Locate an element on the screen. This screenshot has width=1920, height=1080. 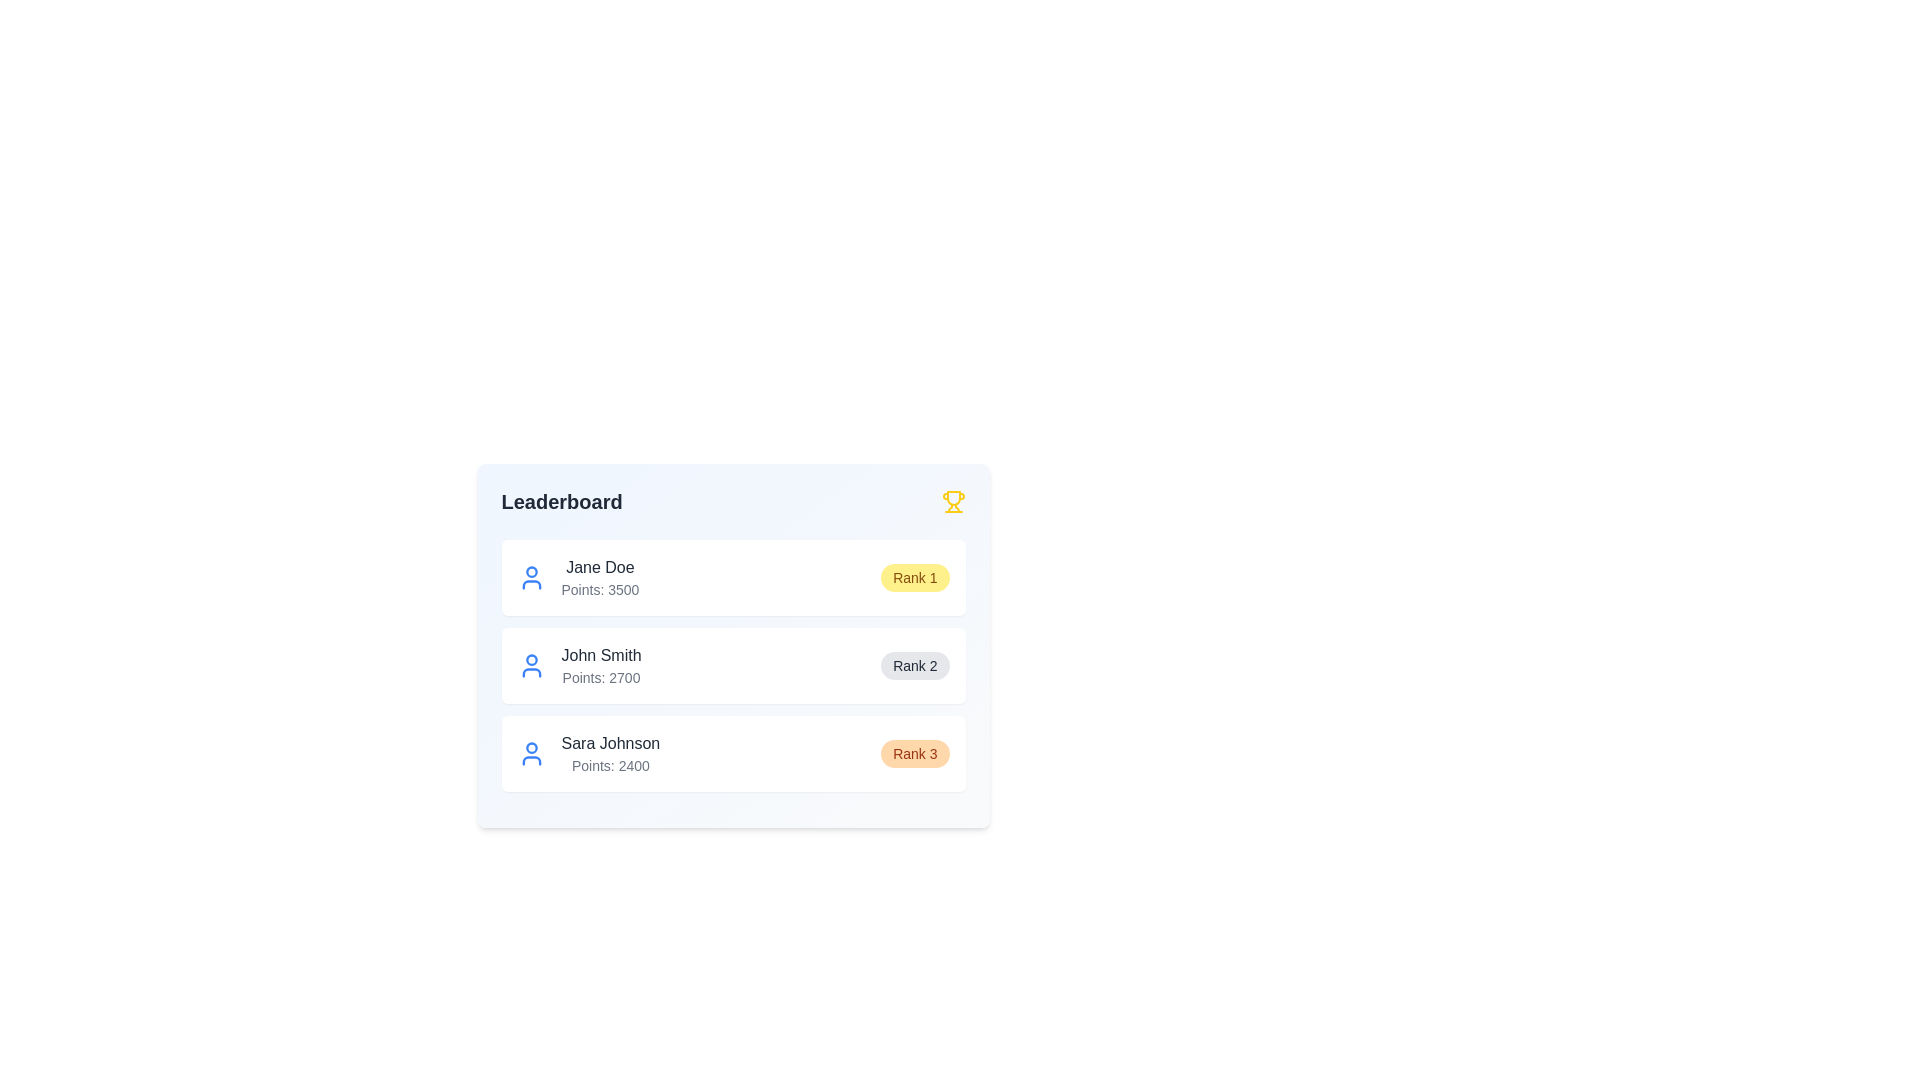
the static text label displaying the point total (3500) for 'Jane Doe' in the leaderboard, located below the user's name is located at coordinates (599, 589).